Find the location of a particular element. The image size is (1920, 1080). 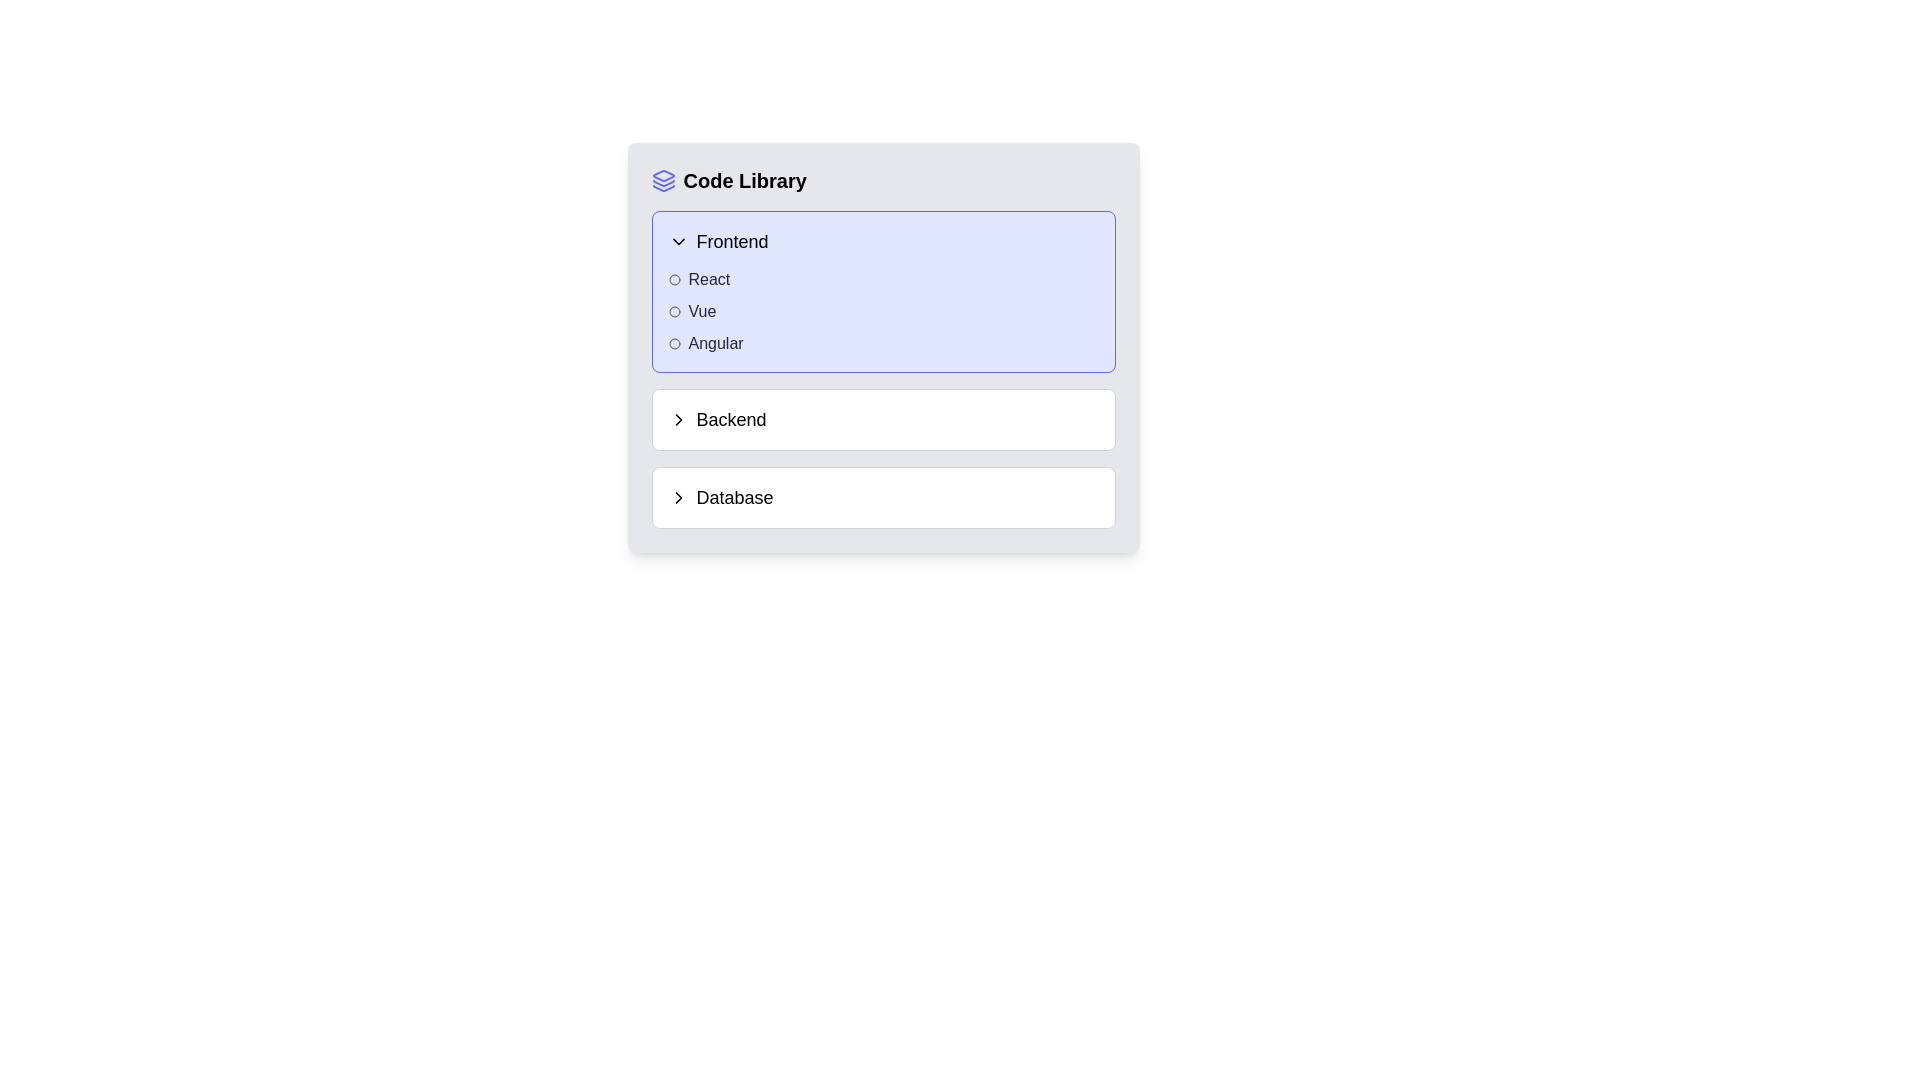

the categorized list item titled 'Frontend' is located at coordinates (882, 292).